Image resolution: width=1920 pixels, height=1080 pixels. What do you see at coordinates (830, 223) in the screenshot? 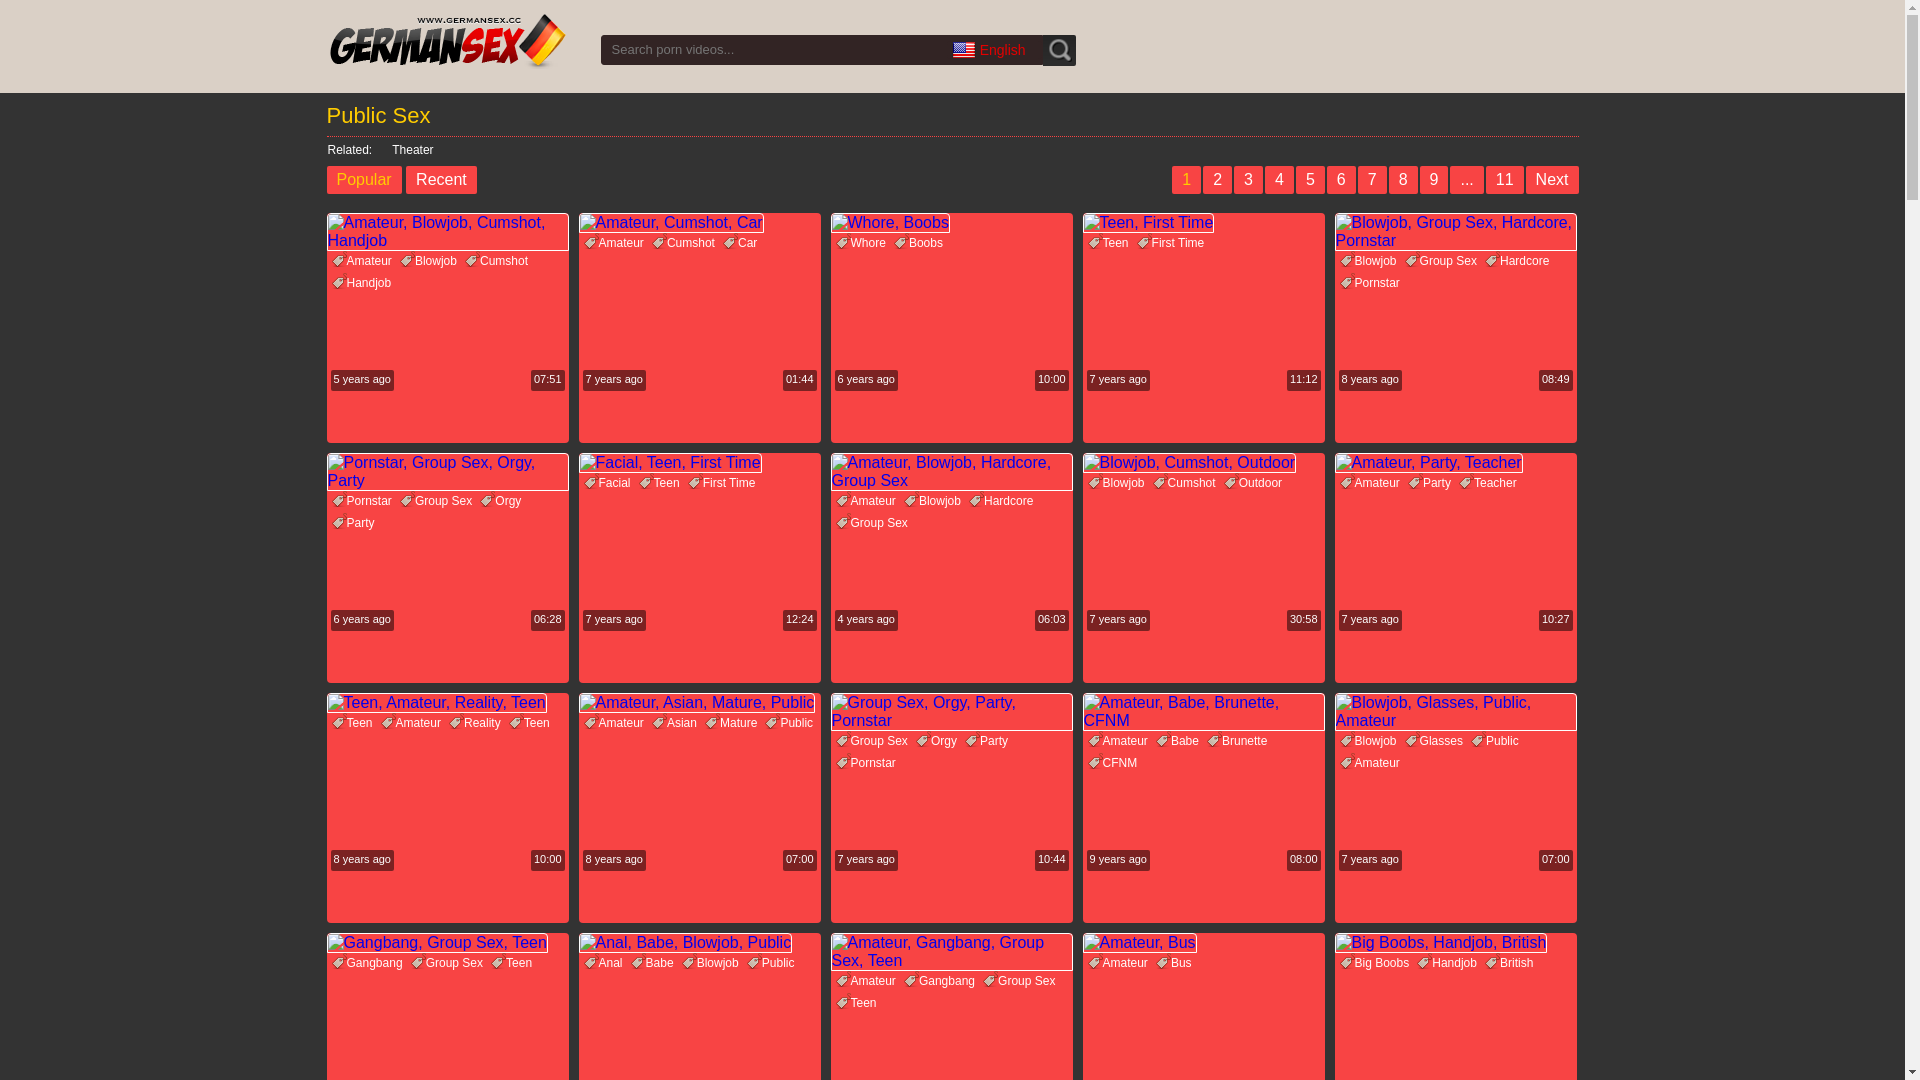
I see `'Whore, Boobs'` at bounding box center [830, 223].